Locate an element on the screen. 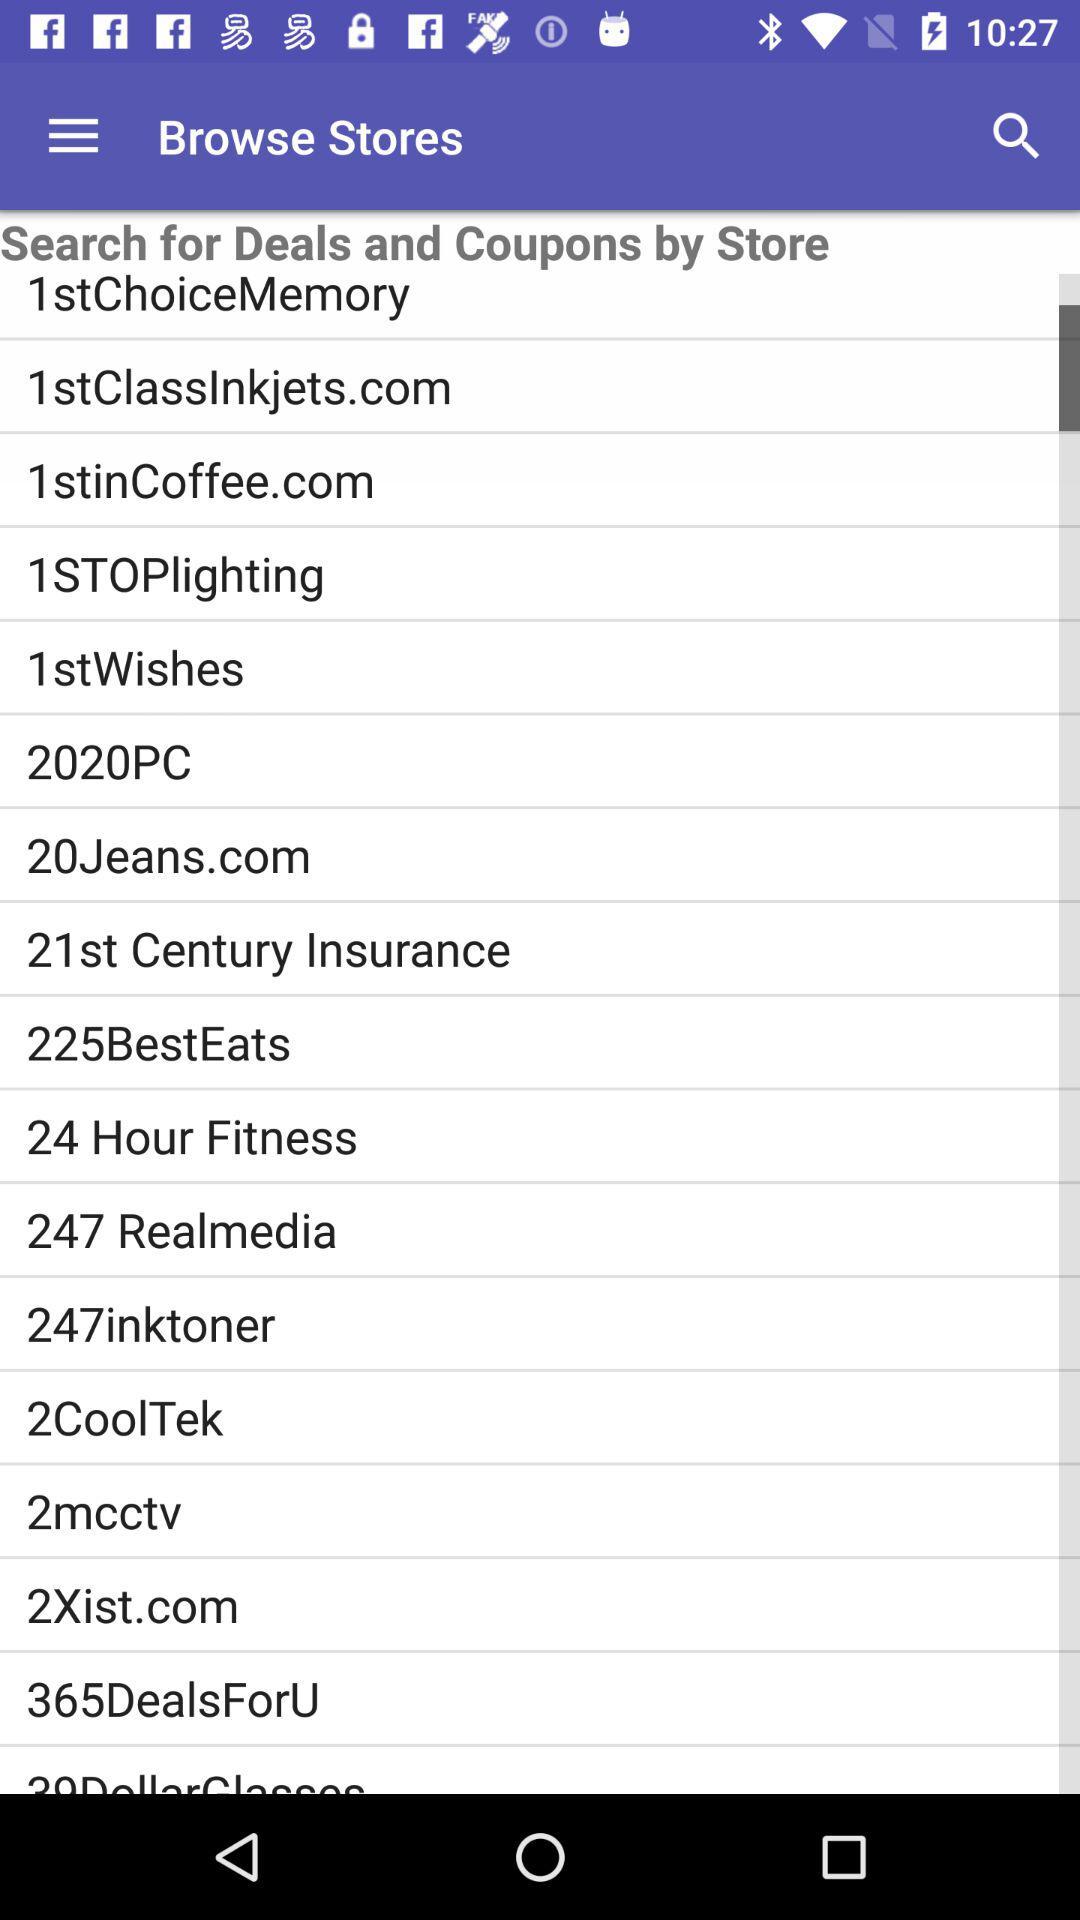 The width and height of the screenshot is (1080, 1920). the 225besteats item is located at coordinates (553, 1041).